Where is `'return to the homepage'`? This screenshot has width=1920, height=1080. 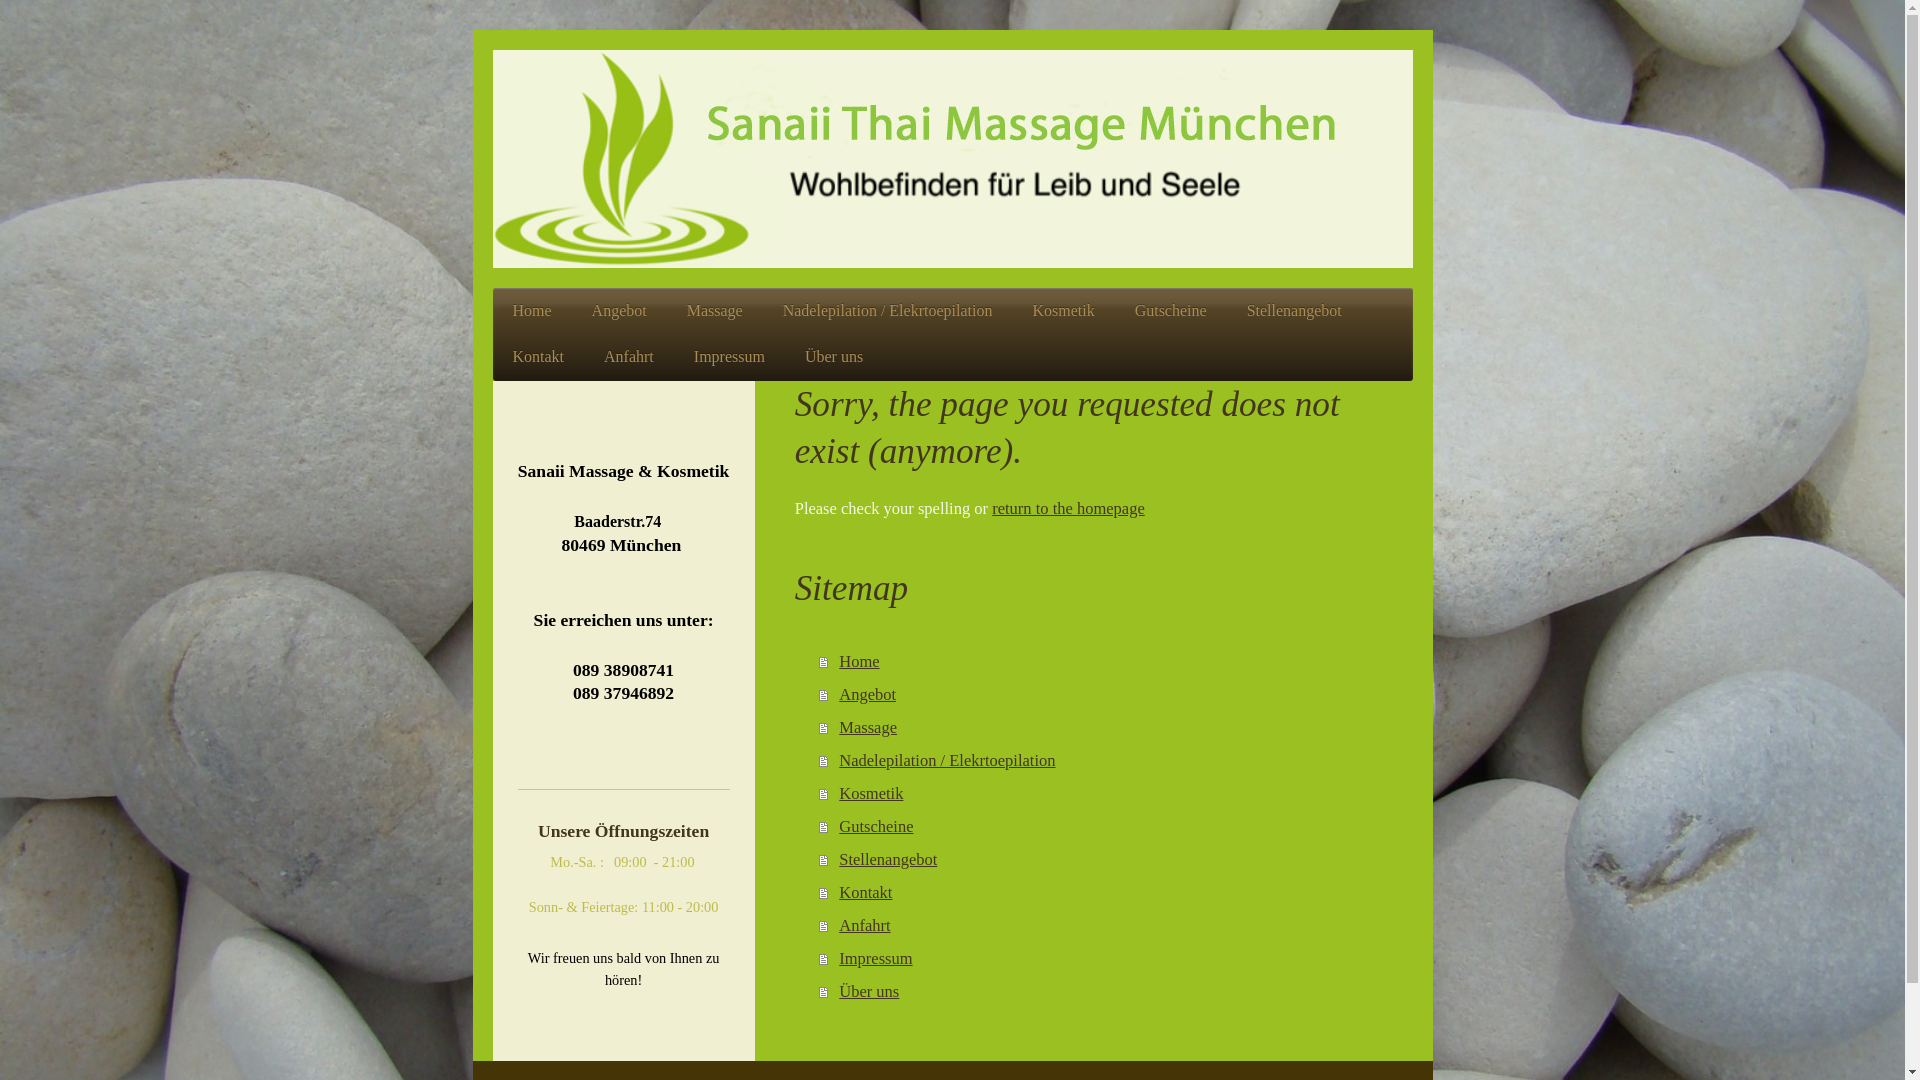 'return to the homepage' is located at coordinates (992, 507).